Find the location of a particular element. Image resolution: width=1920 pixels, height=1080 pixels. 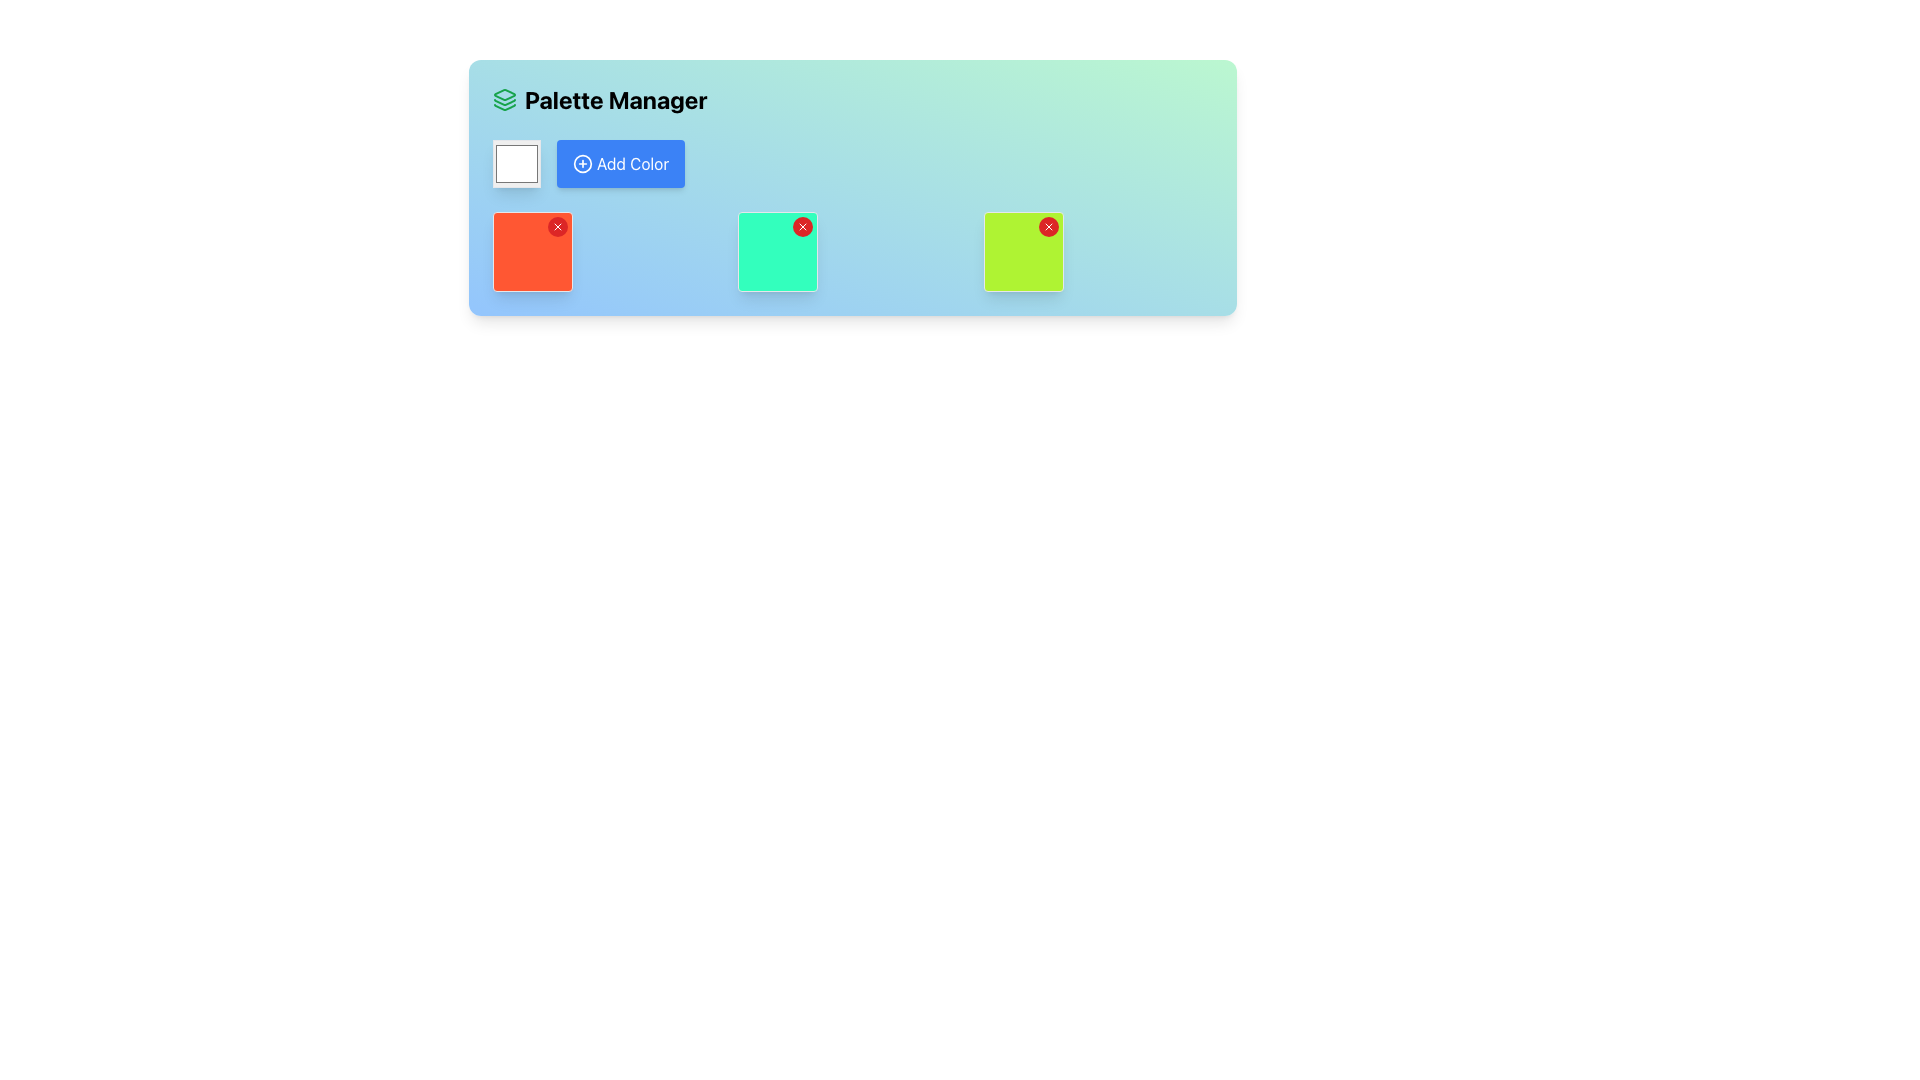

the small circular red button with a white cross icon in the top-right corner of the orange tile to initiate the deletion action is located at coordinates (557, 226).